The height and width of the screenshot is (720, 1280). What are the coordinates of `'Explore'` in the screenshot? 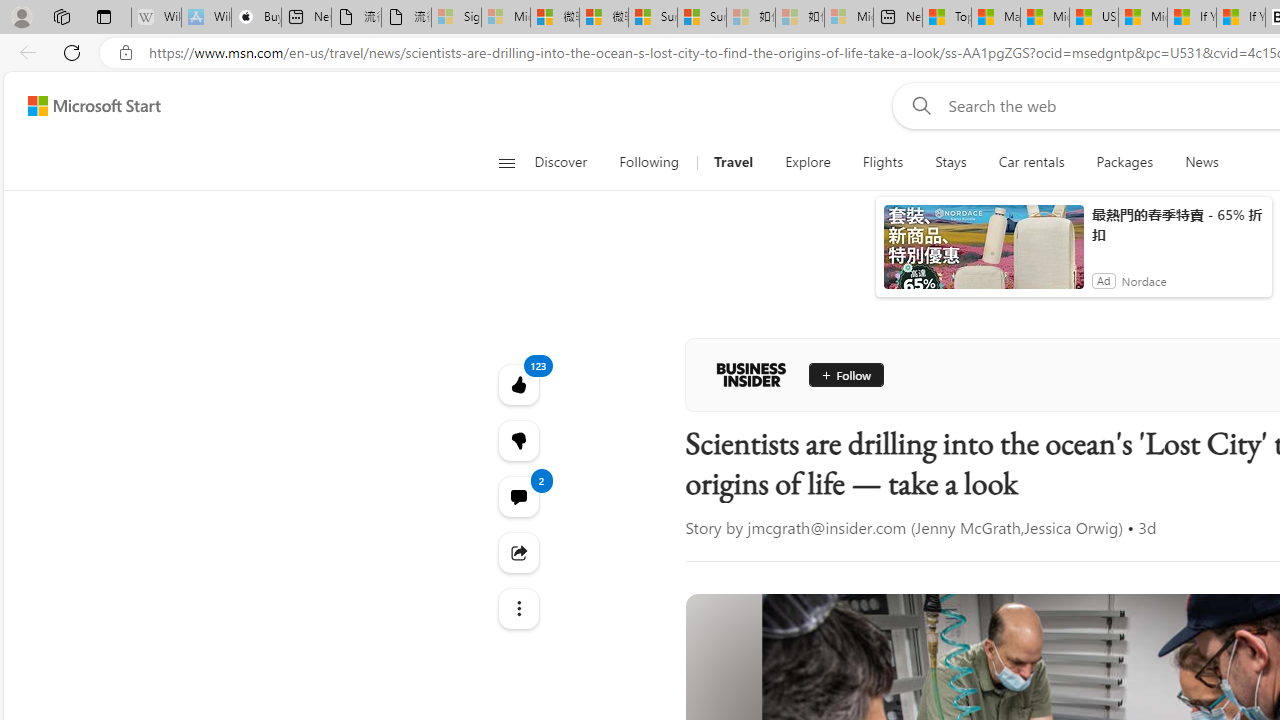 It's located at (808, 162).